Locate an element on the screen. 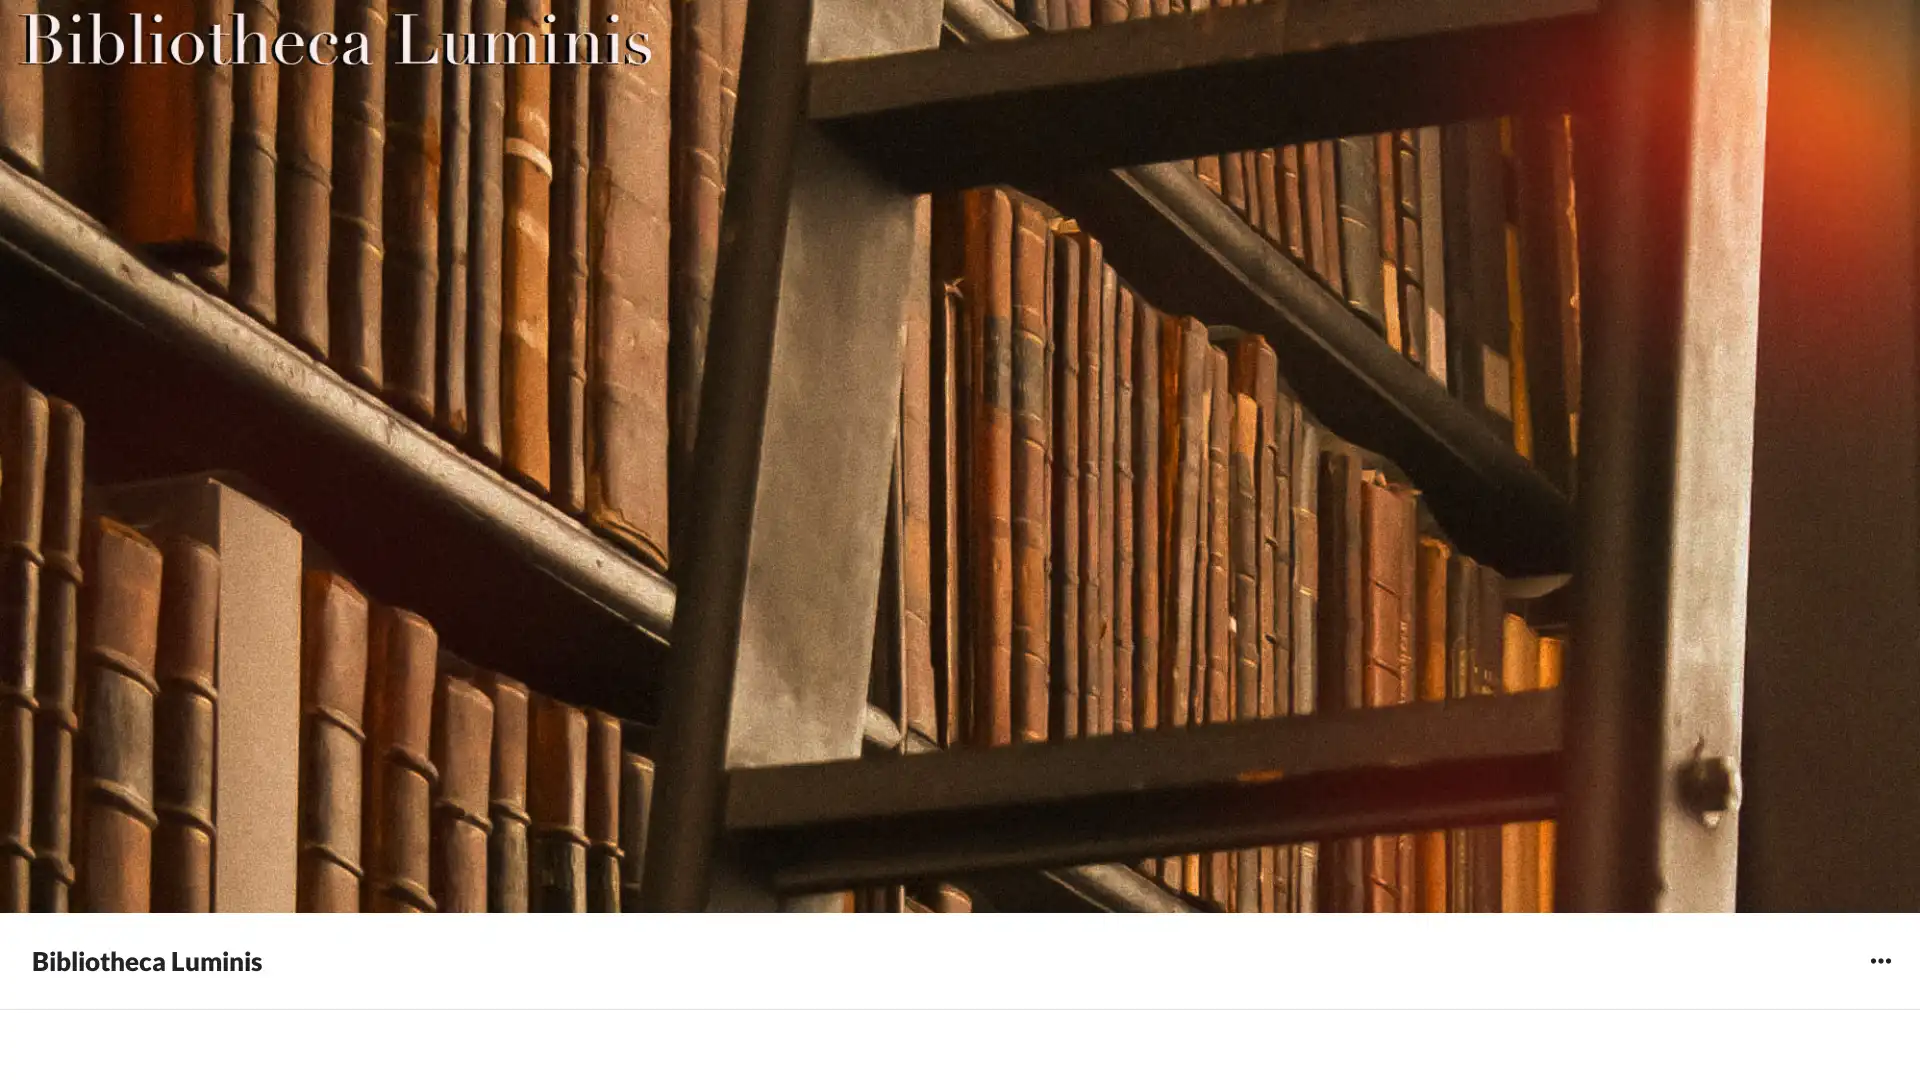  WIDGETS is located at coordinates (1879, 959).